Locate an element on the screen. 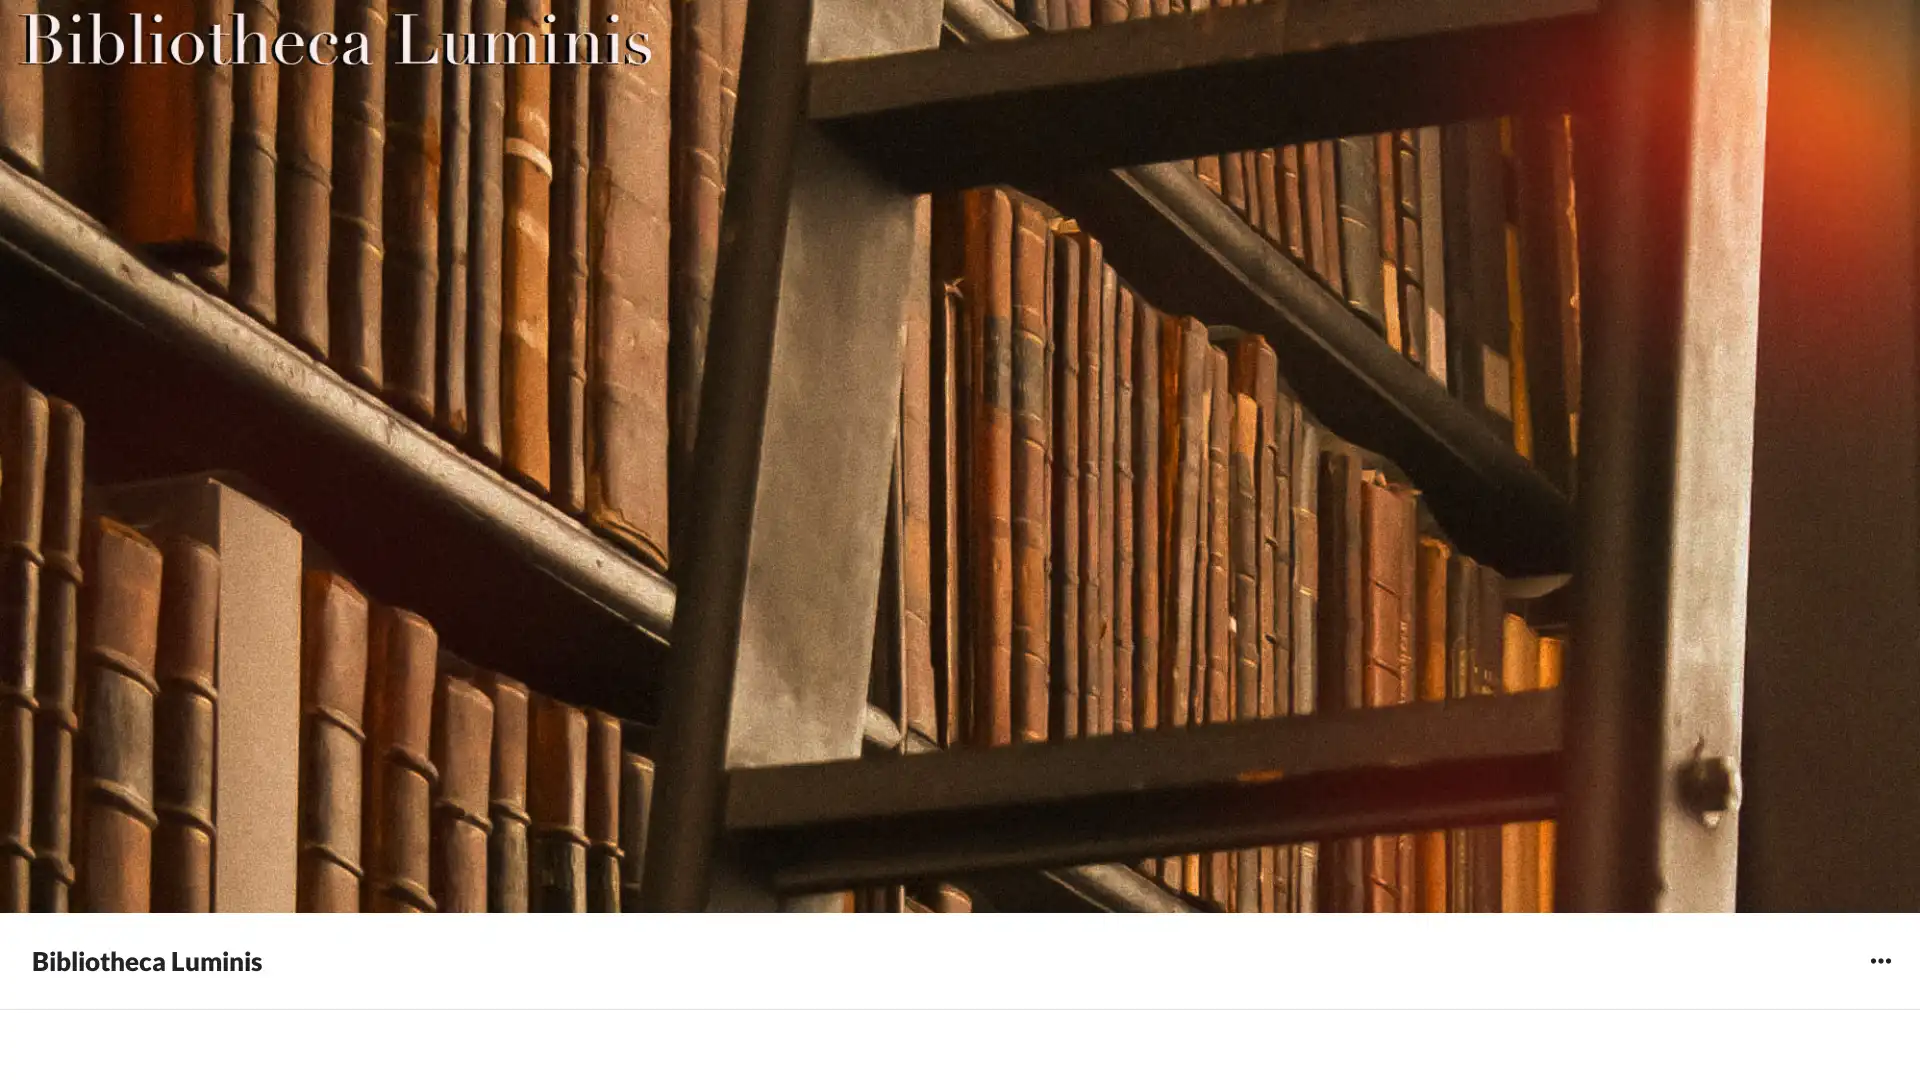  WIDGETS is located at coordinates (1879, 959).